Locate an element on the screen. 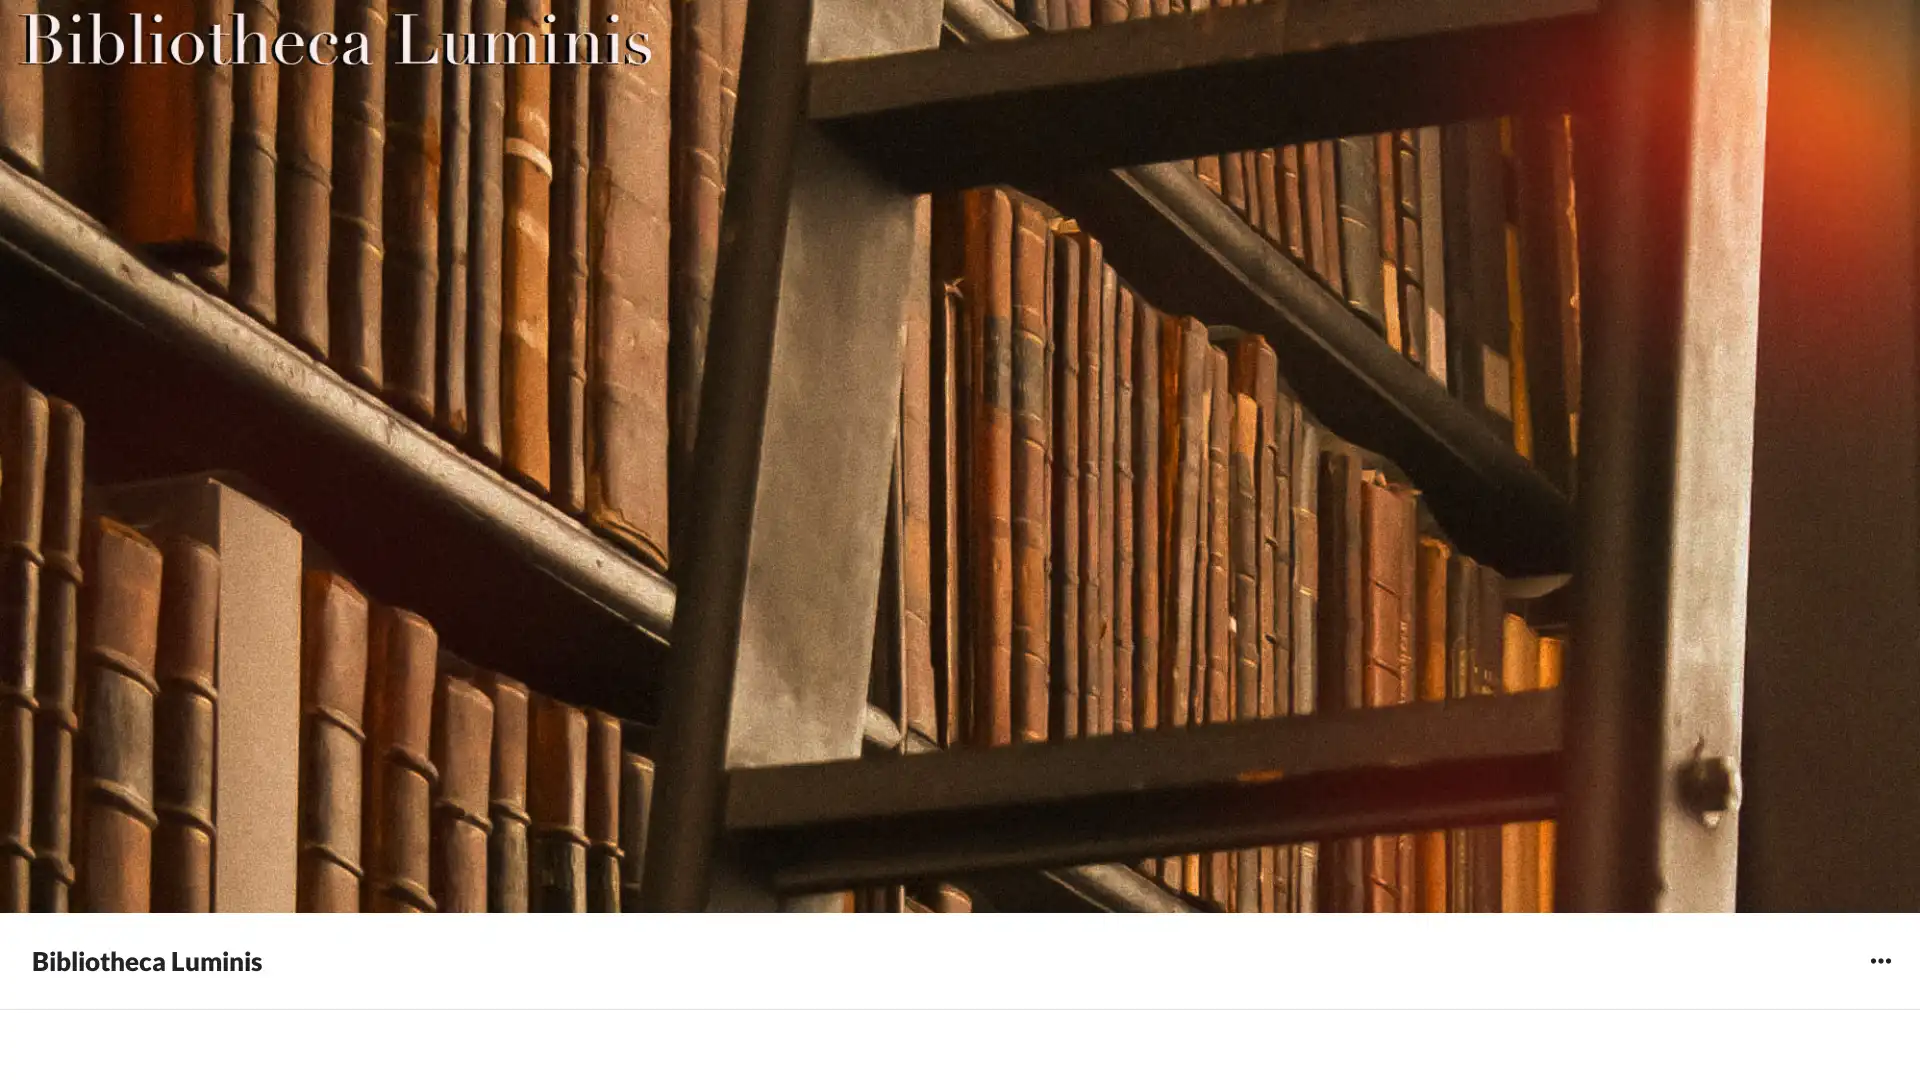  WIDGETS is located at coordinates (1879, 959).